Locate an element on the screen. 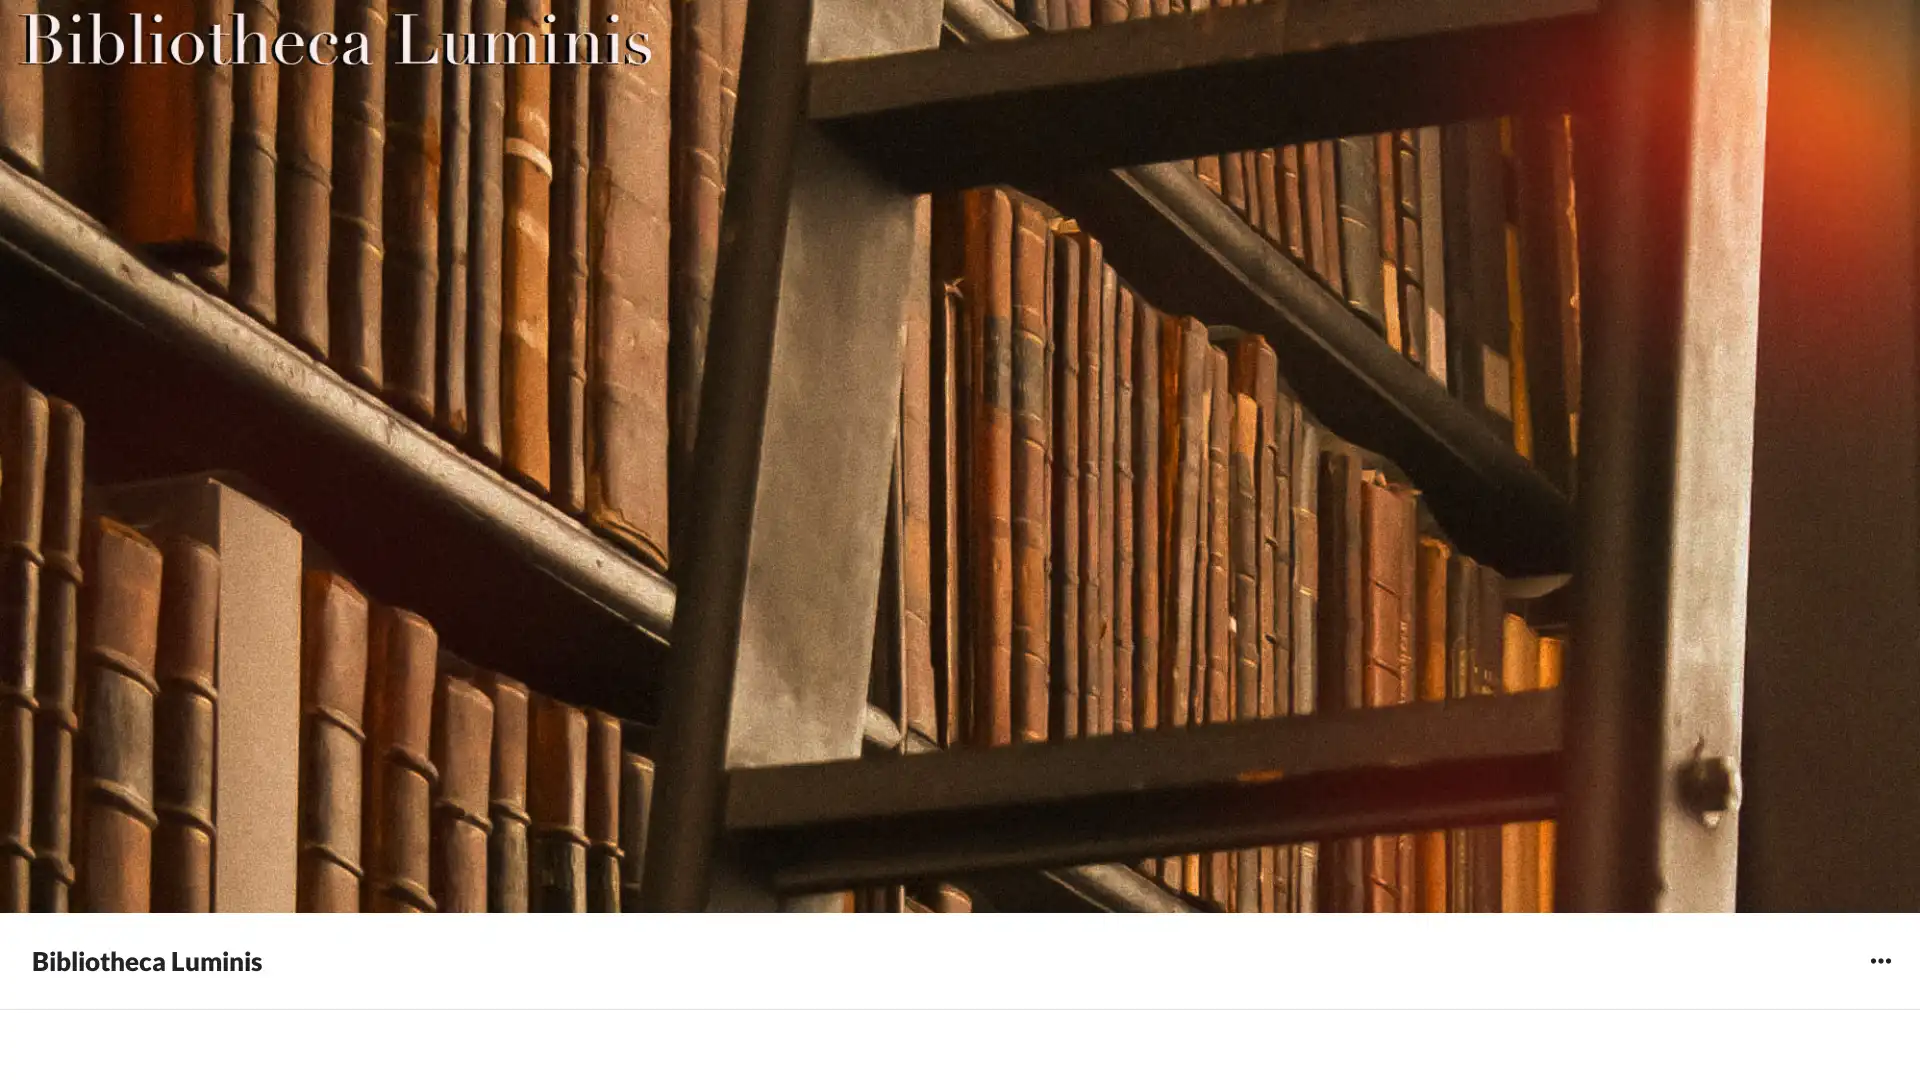  WIDGETS is located at coordinates (1879, 959).